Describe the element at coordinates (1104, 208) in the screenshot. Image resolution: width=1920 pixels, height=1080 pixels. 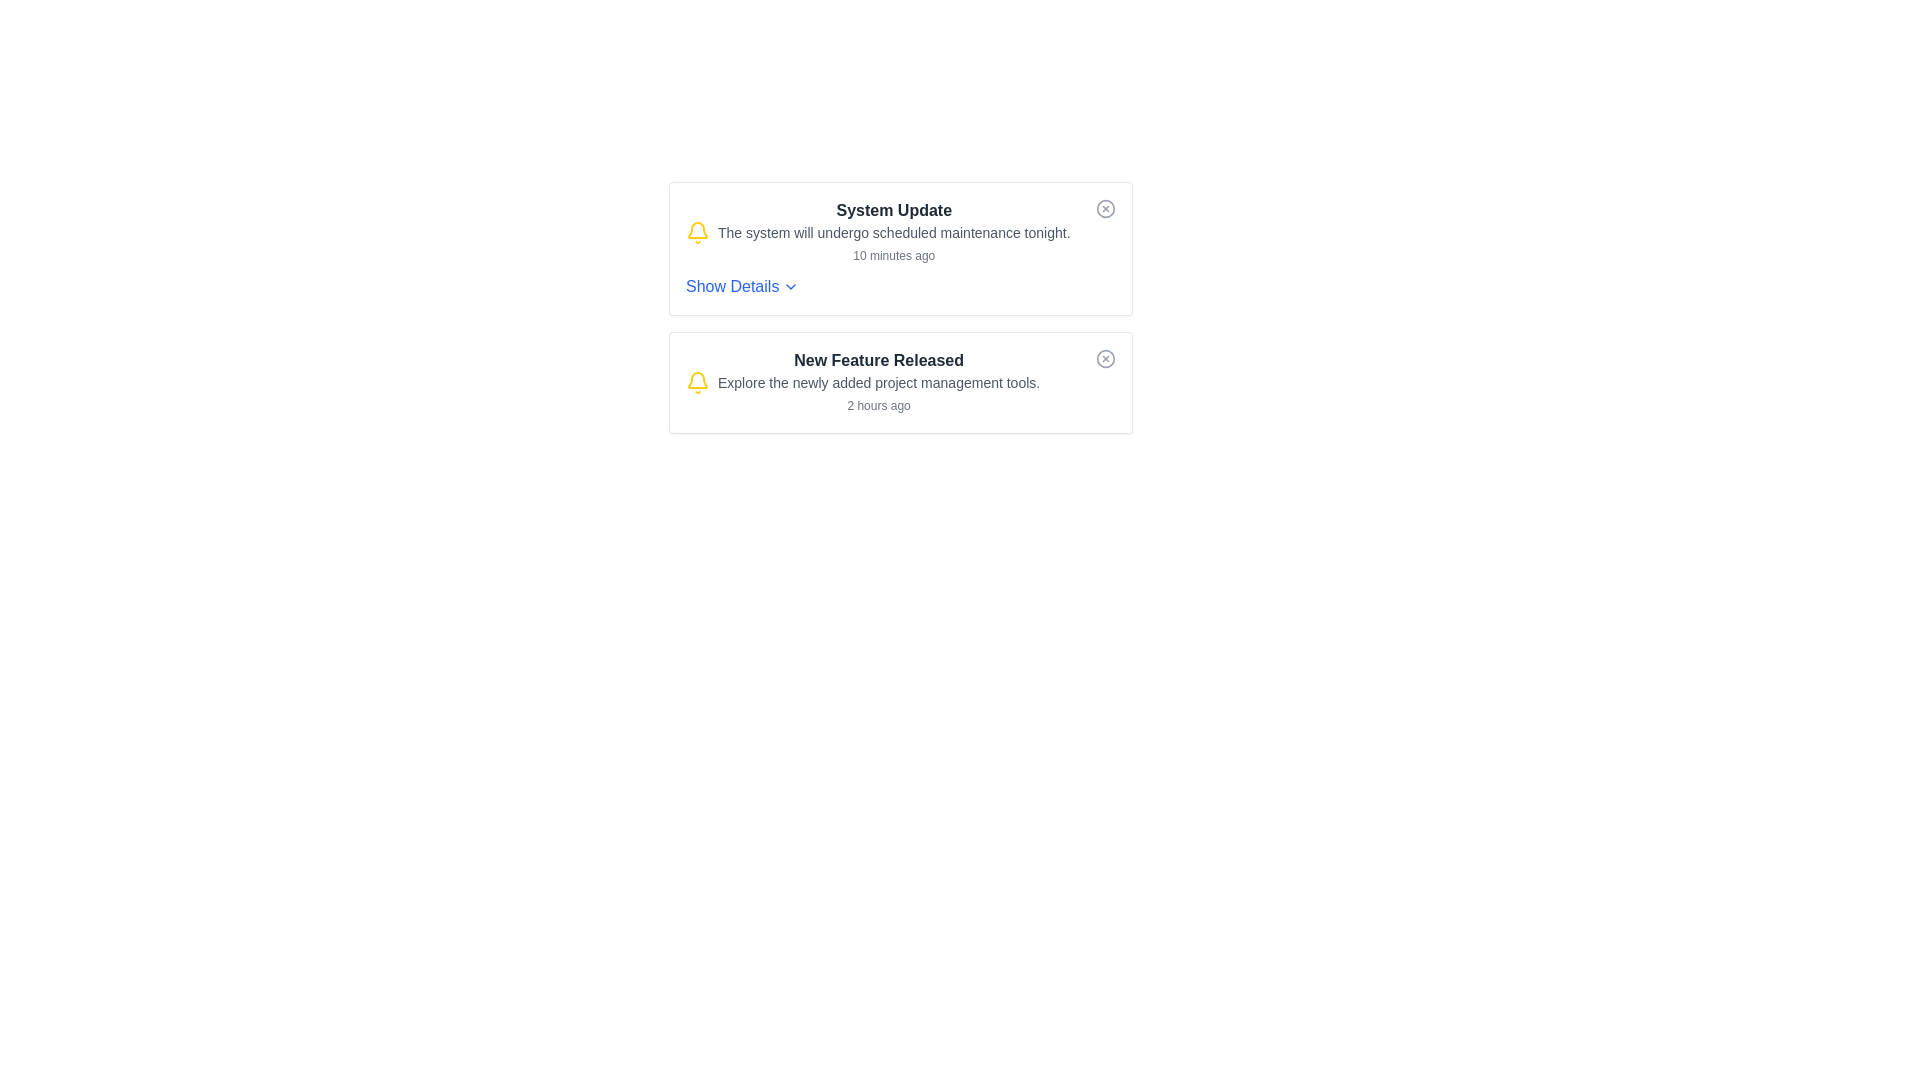
I see `the circular 'close' button with an 'X' symbol located in the upper-right corner of the 'System Update' notification block` at that location.